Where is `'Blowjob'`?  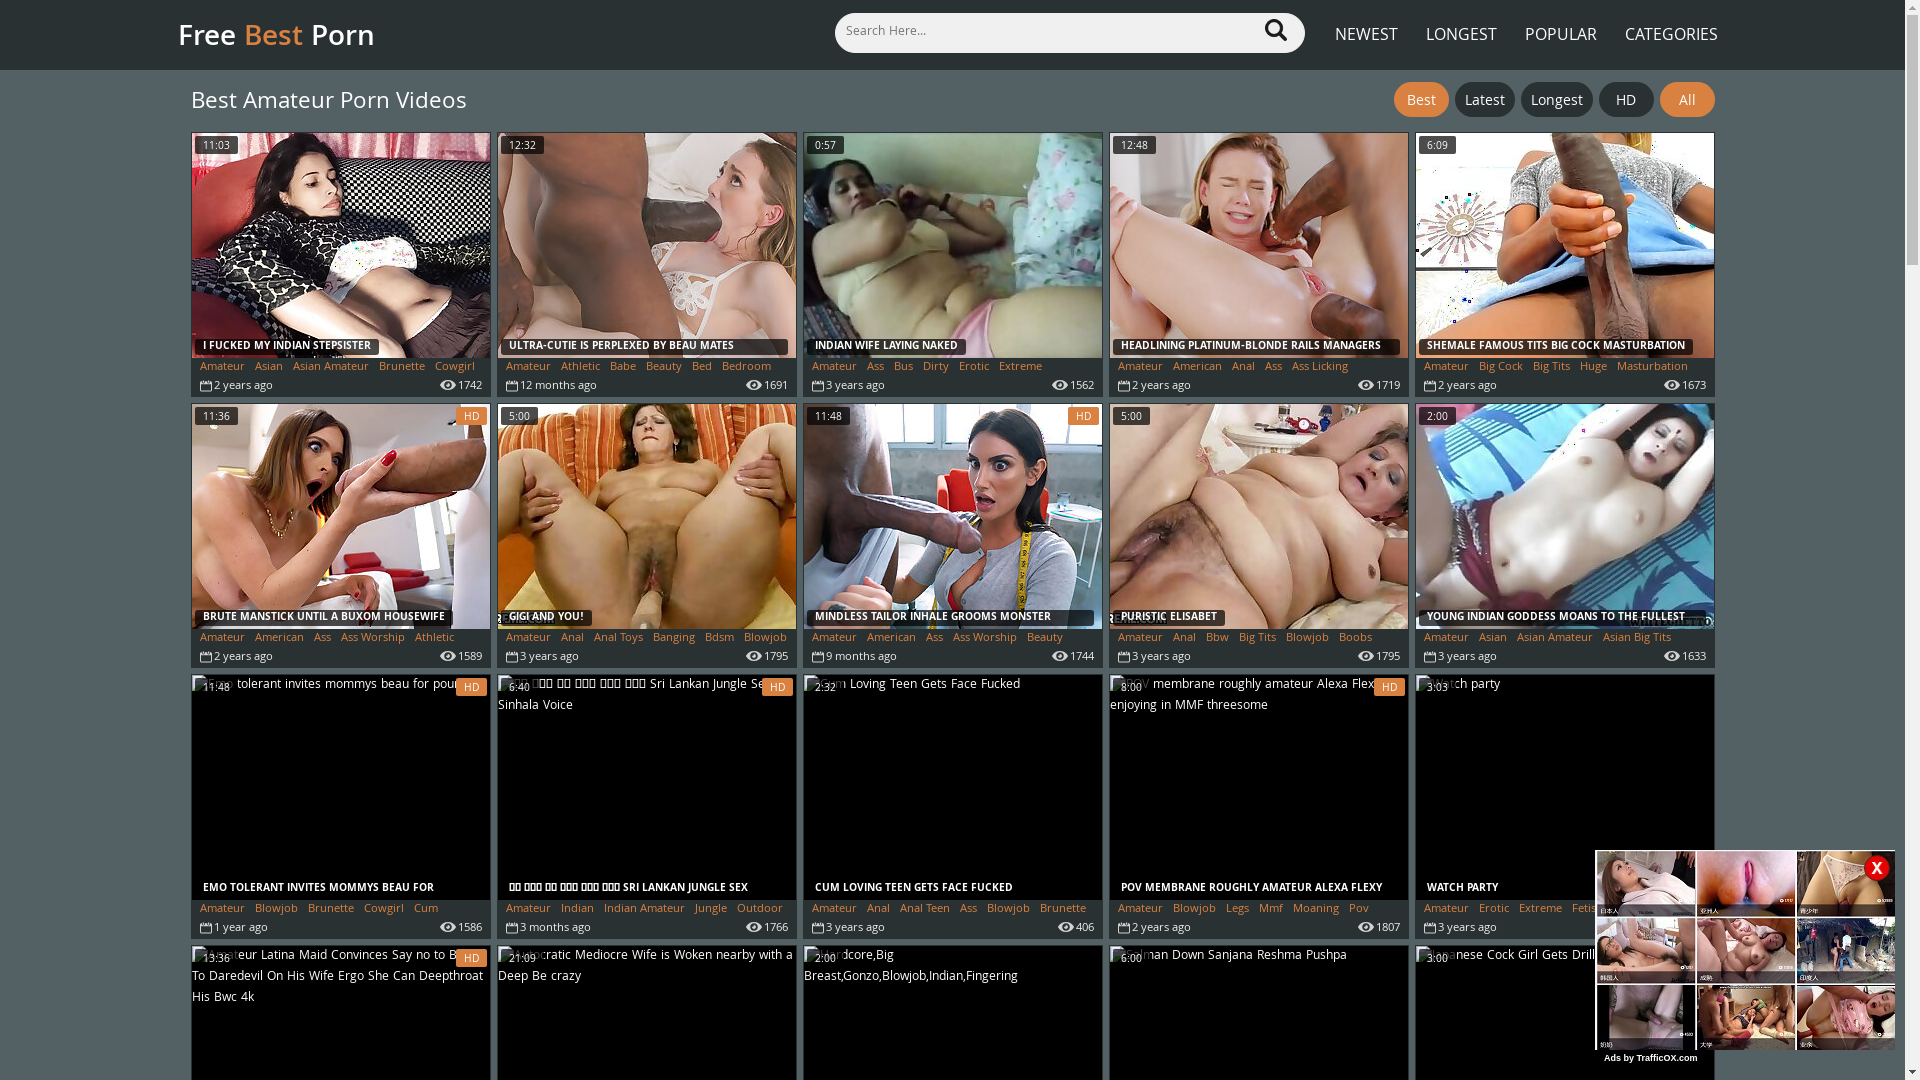 'Blowjob' is located at coordinates (253, 909).